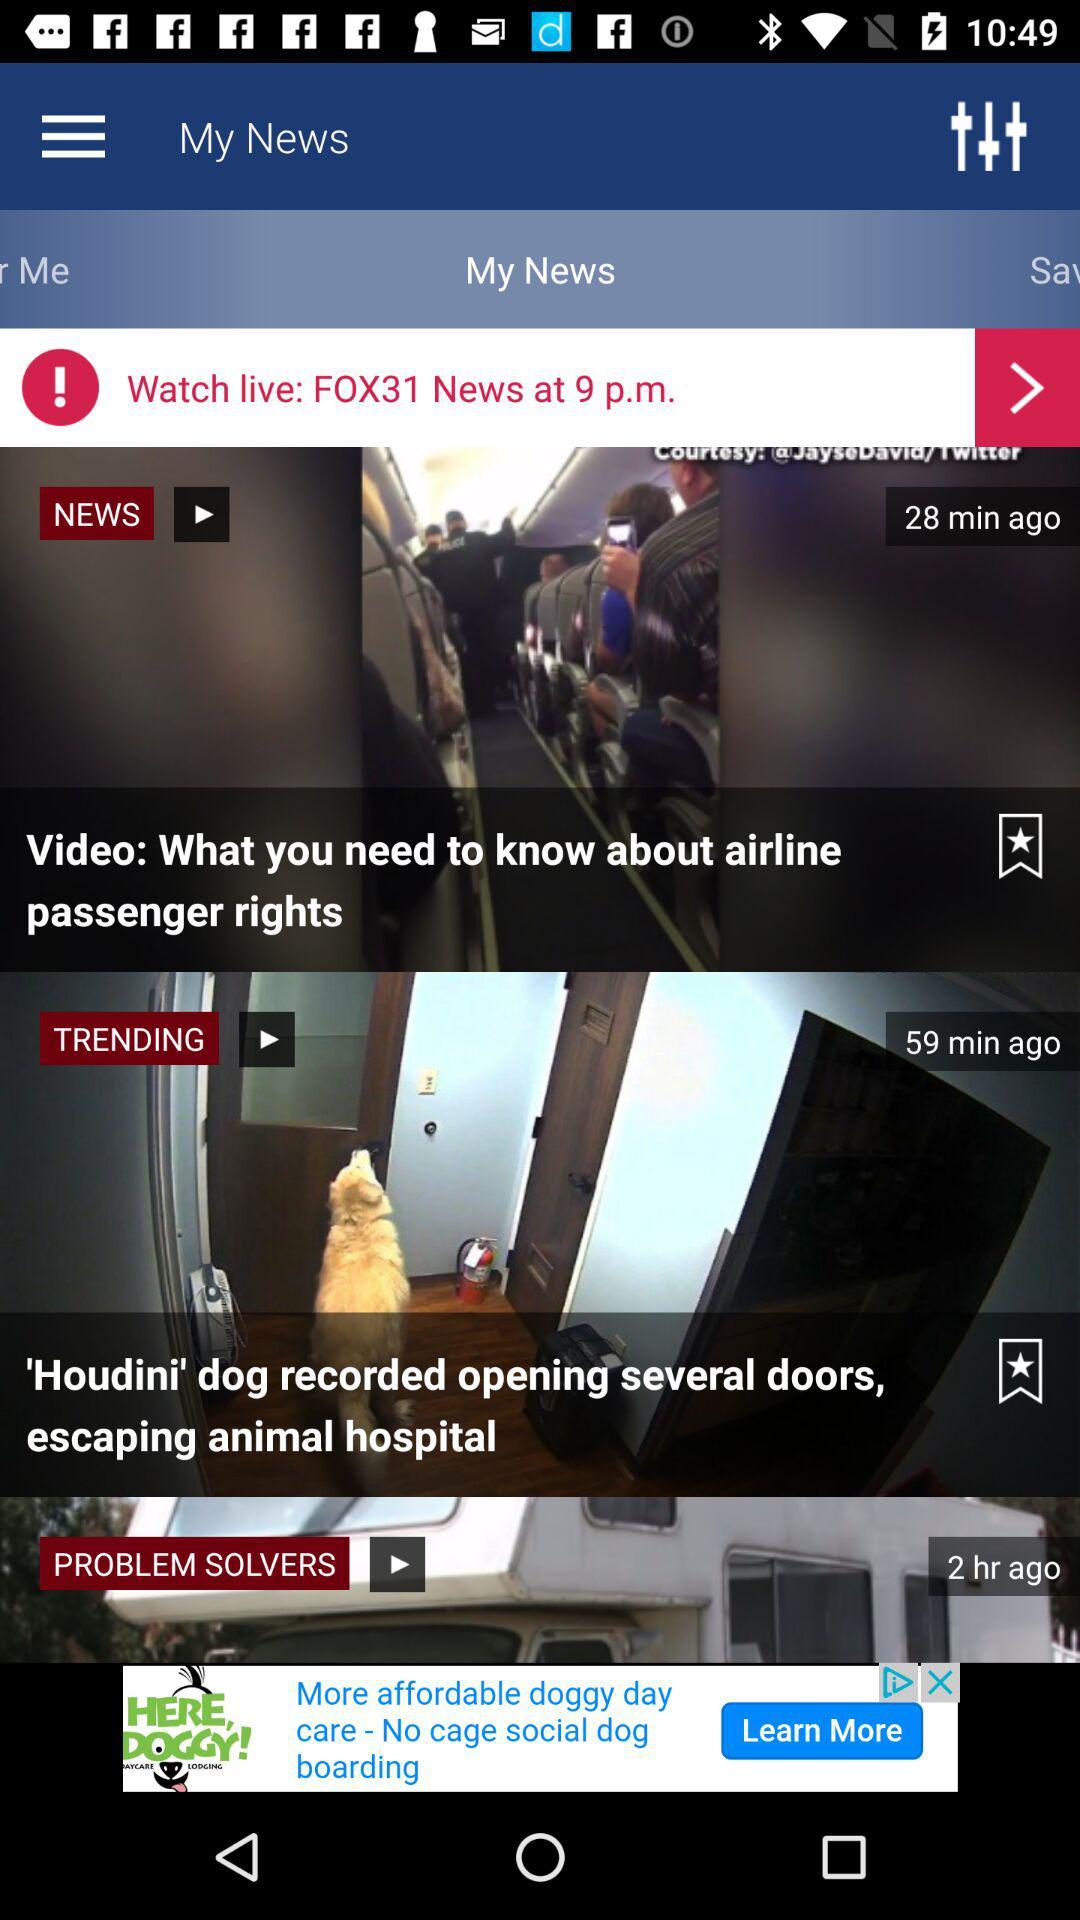  I want to click on menu button, so click(72, 135).